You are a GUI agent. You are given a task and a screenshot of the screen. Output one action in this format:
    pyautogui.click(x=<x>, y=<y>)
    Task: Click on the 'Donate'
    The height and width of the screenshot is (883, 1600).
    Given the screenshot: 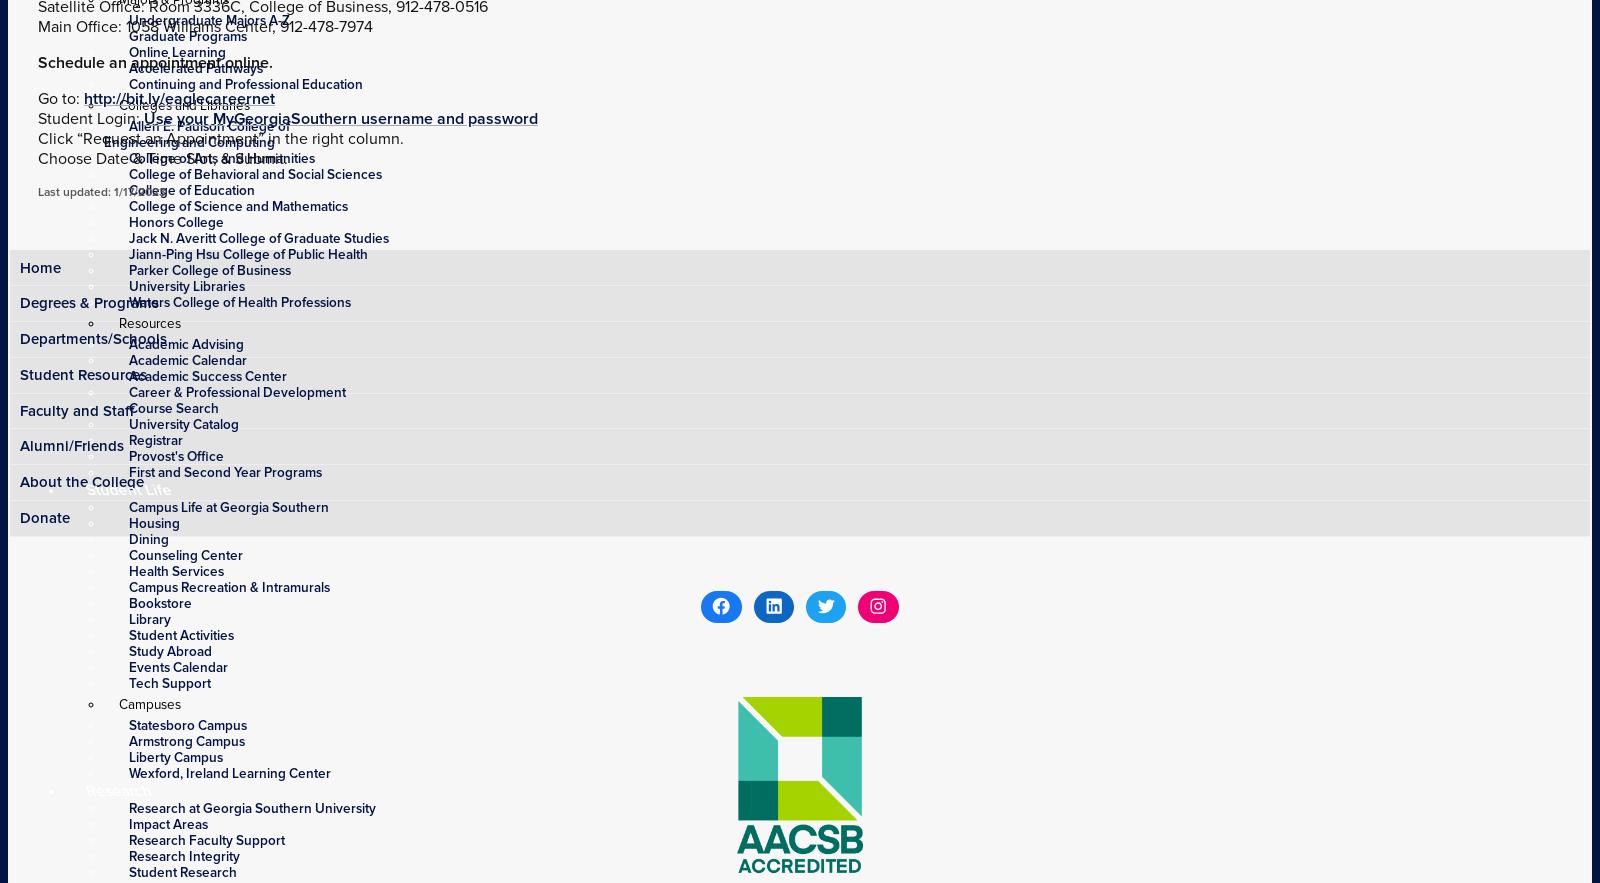 What is the action you would take?
    pyautogui.click(x=43, y=515)
    